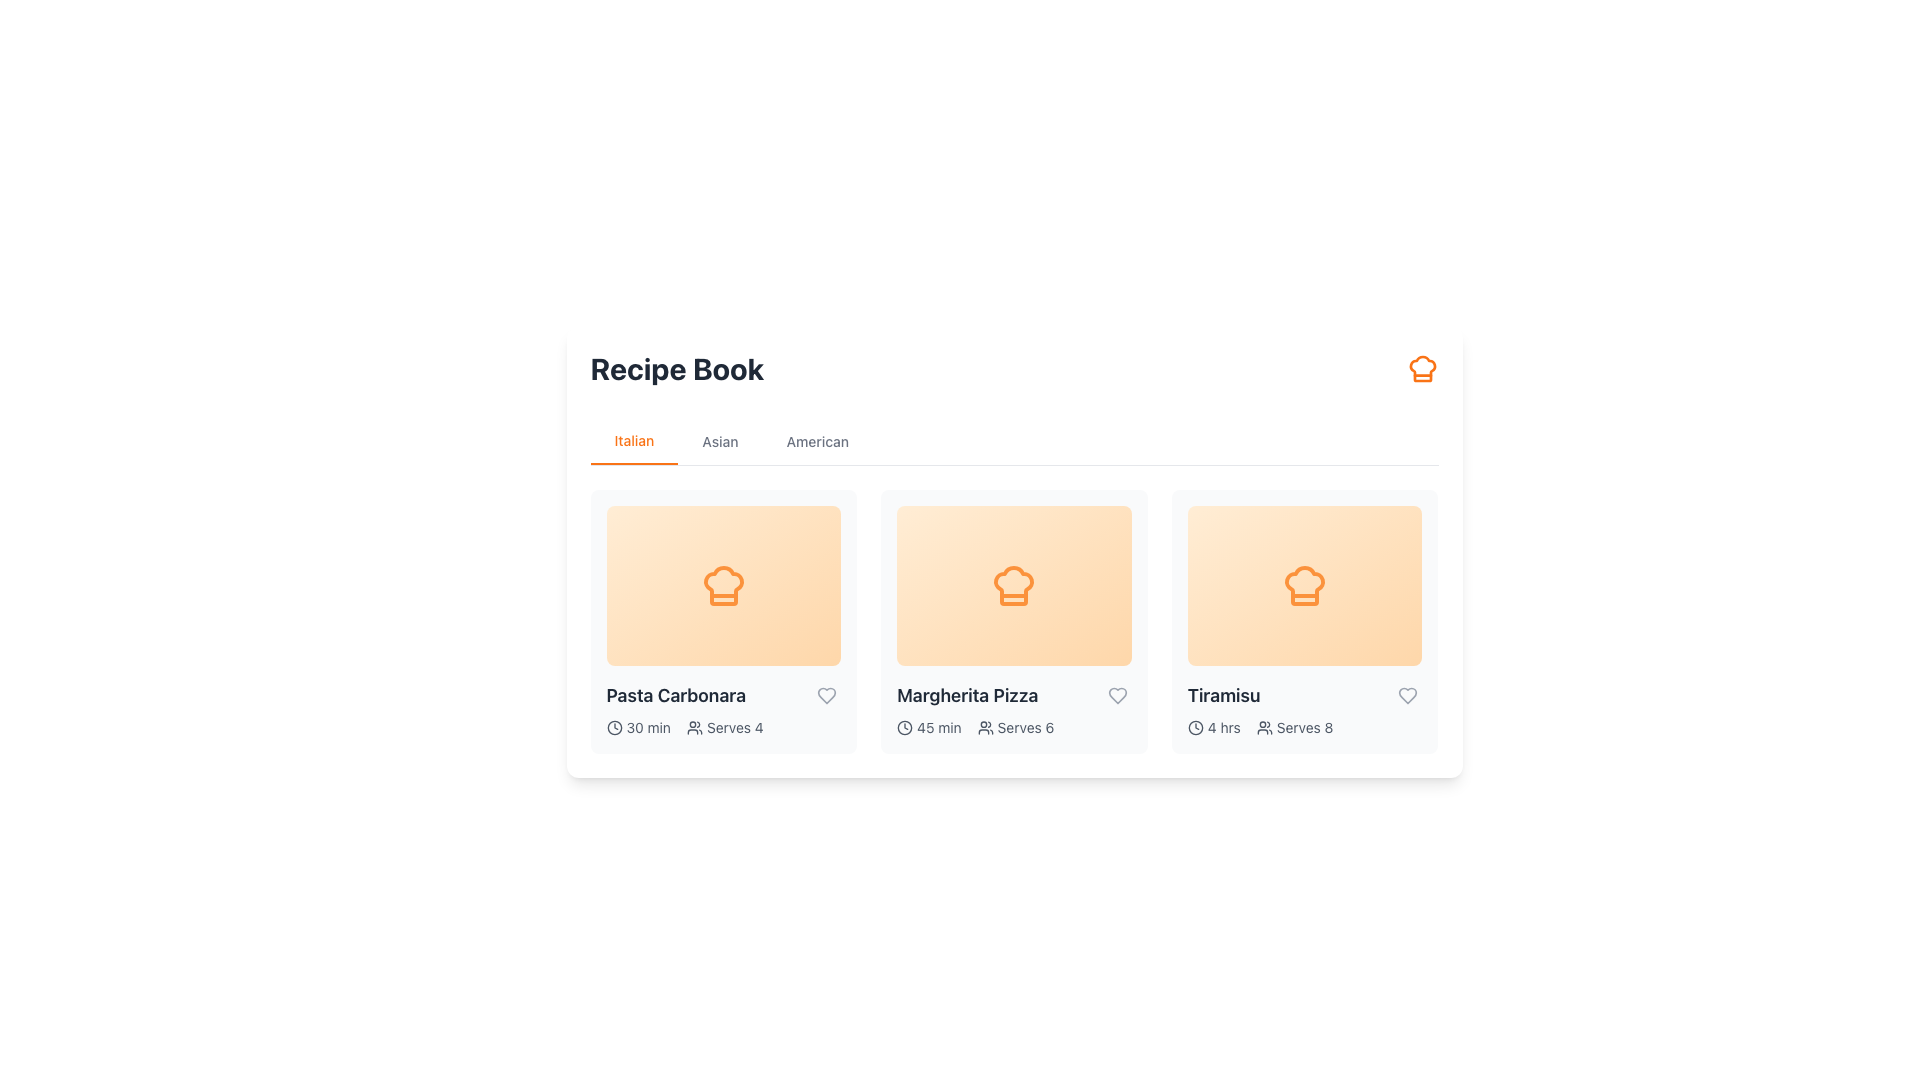  I want to click on the heart icon button located at the bottom right corner of the 'Pasta Carbonara' recipe card in the Italian recipes section, so click(827, 694).